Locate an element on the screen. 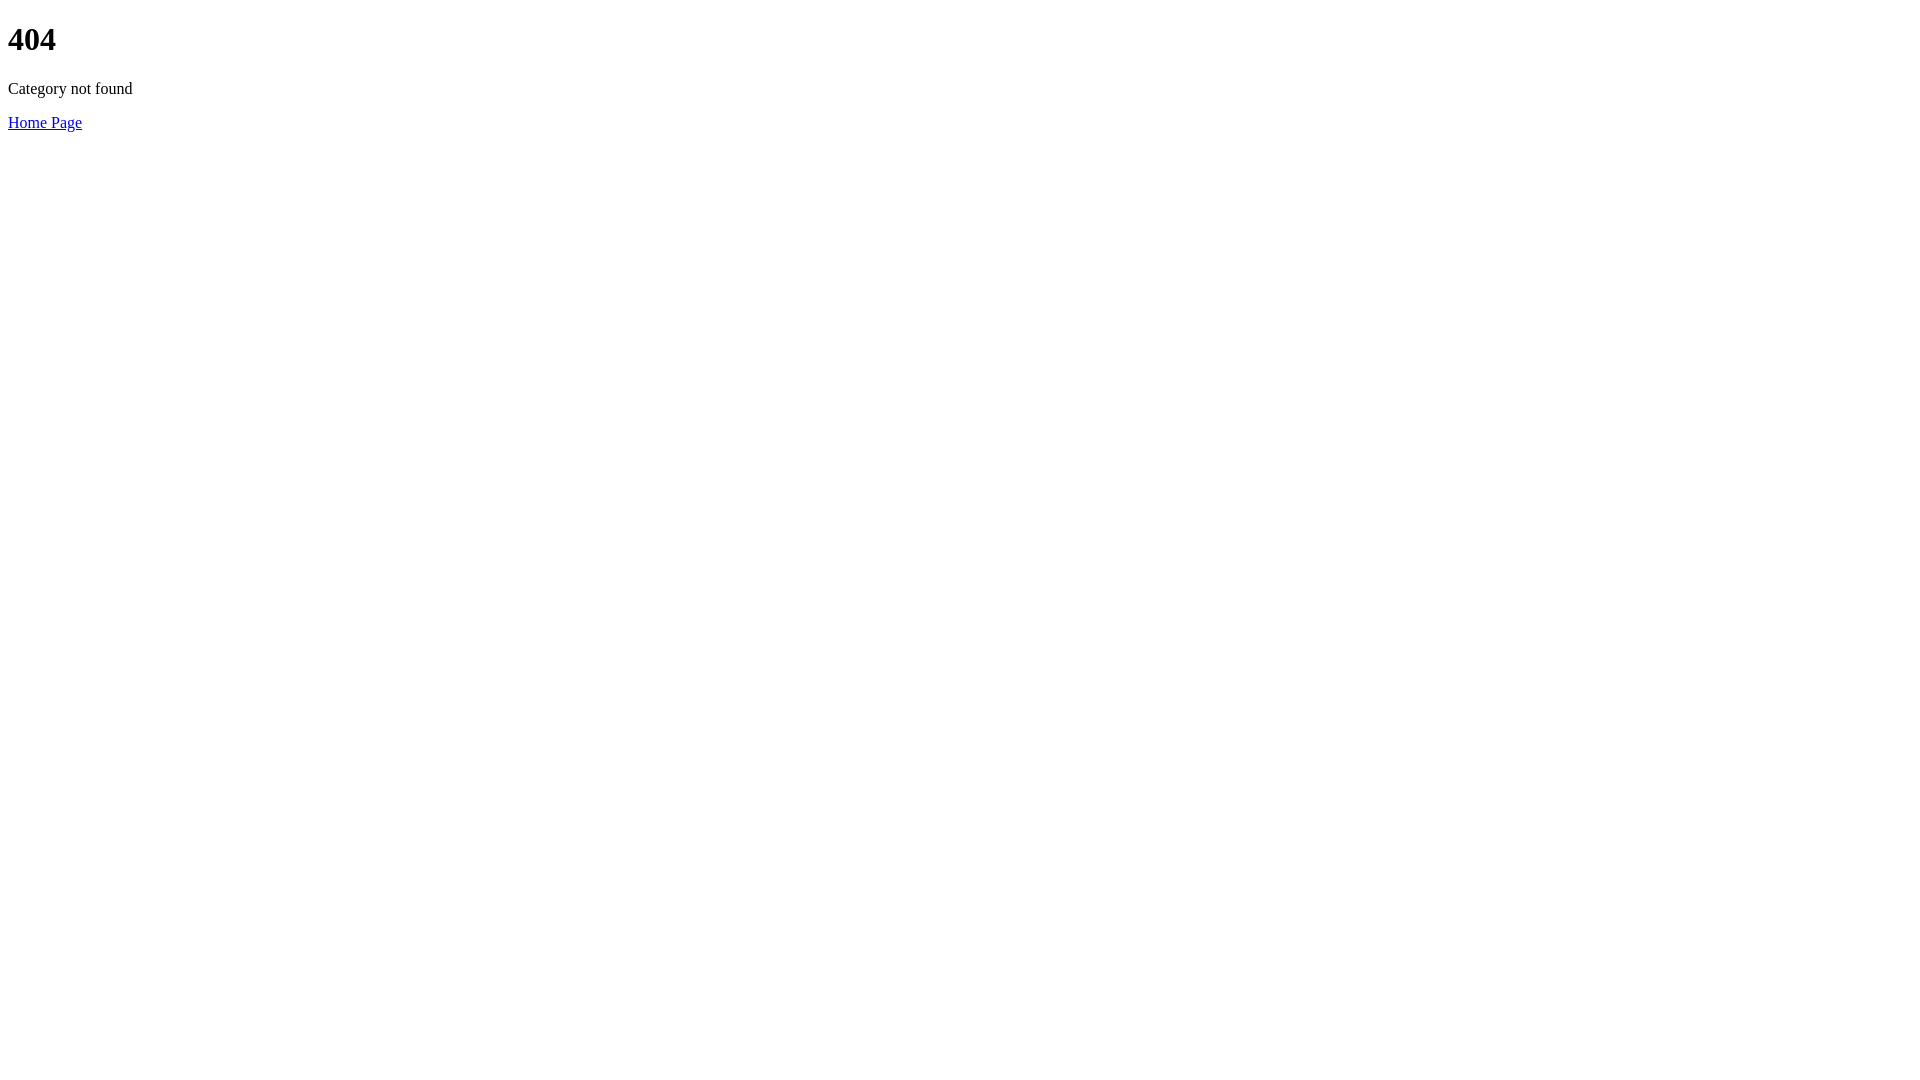 The height and width of the screenshot is (1080, 1920). 'Home Page' is located at coordinates (44, 122).